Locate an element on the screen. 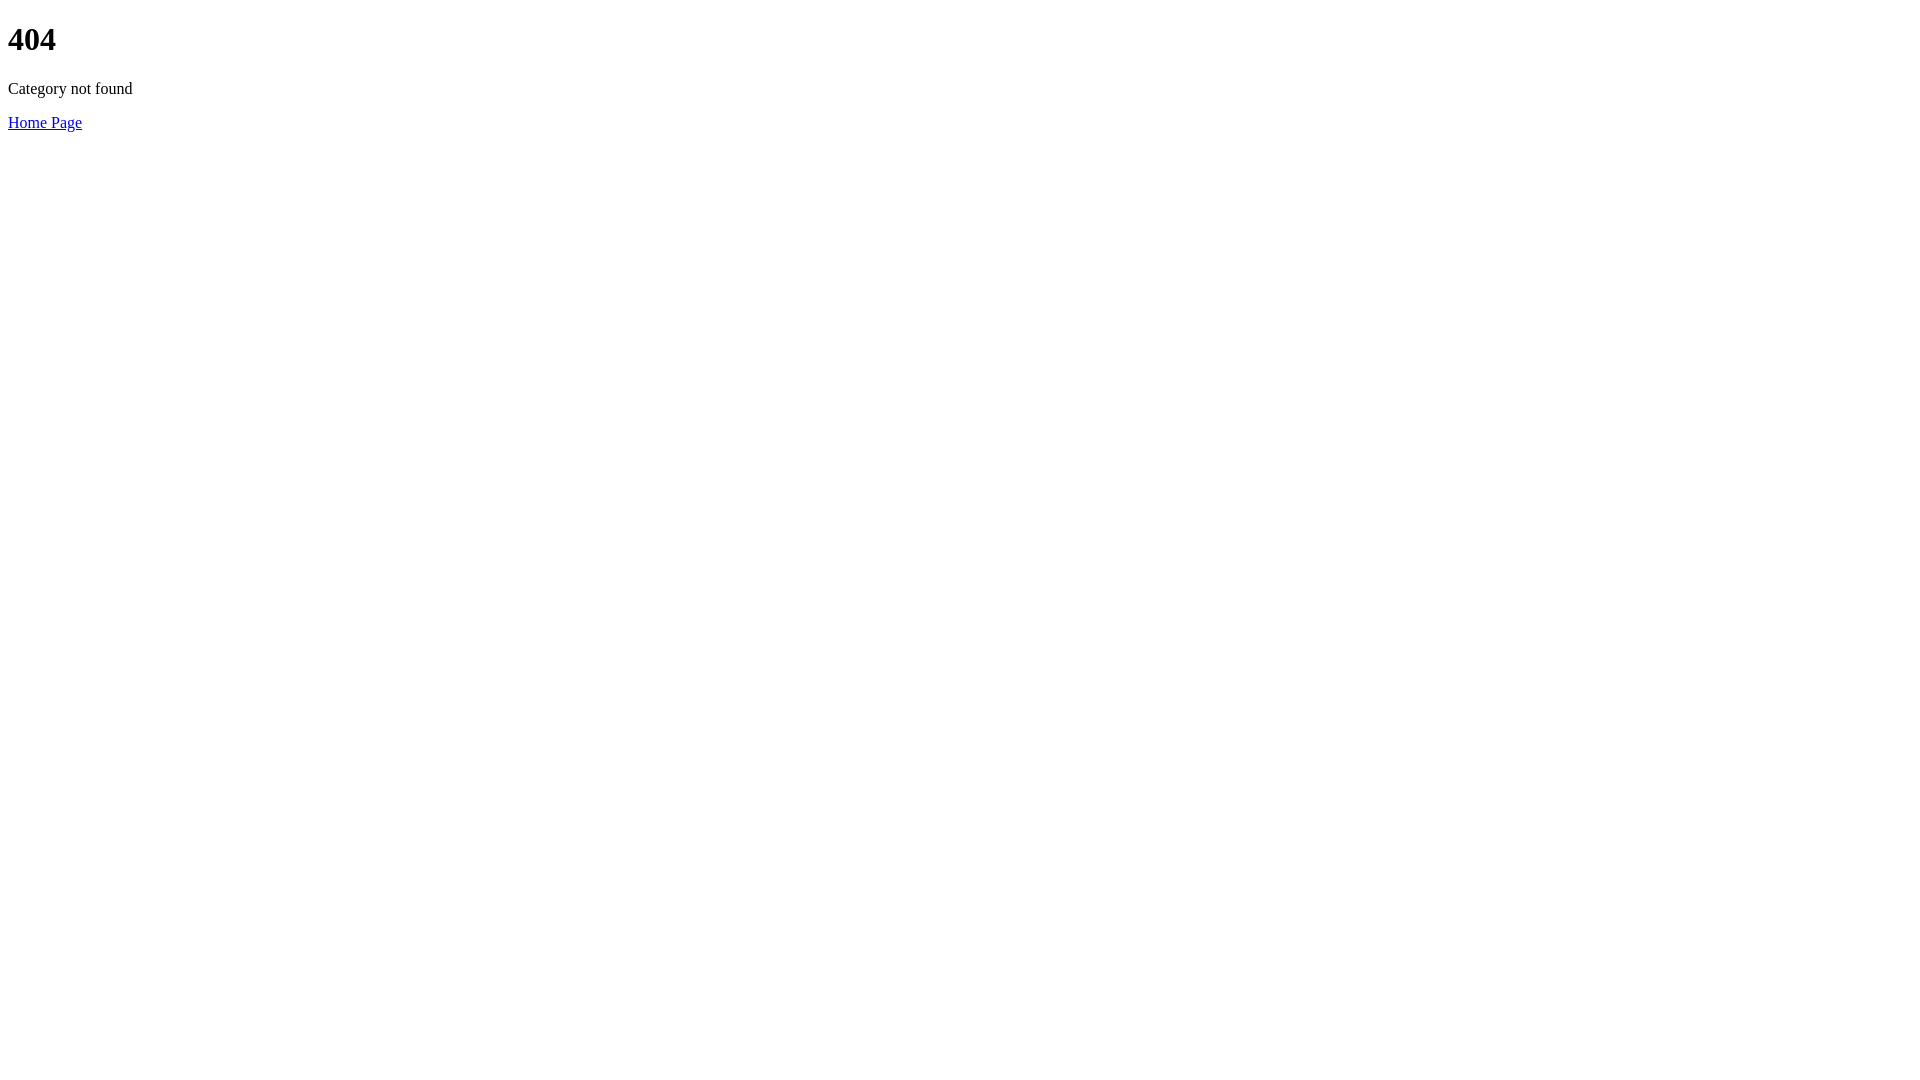 The height and width of the screenshot is (1080, 1920). 'Home Page' is located at coordinates (44, 122).